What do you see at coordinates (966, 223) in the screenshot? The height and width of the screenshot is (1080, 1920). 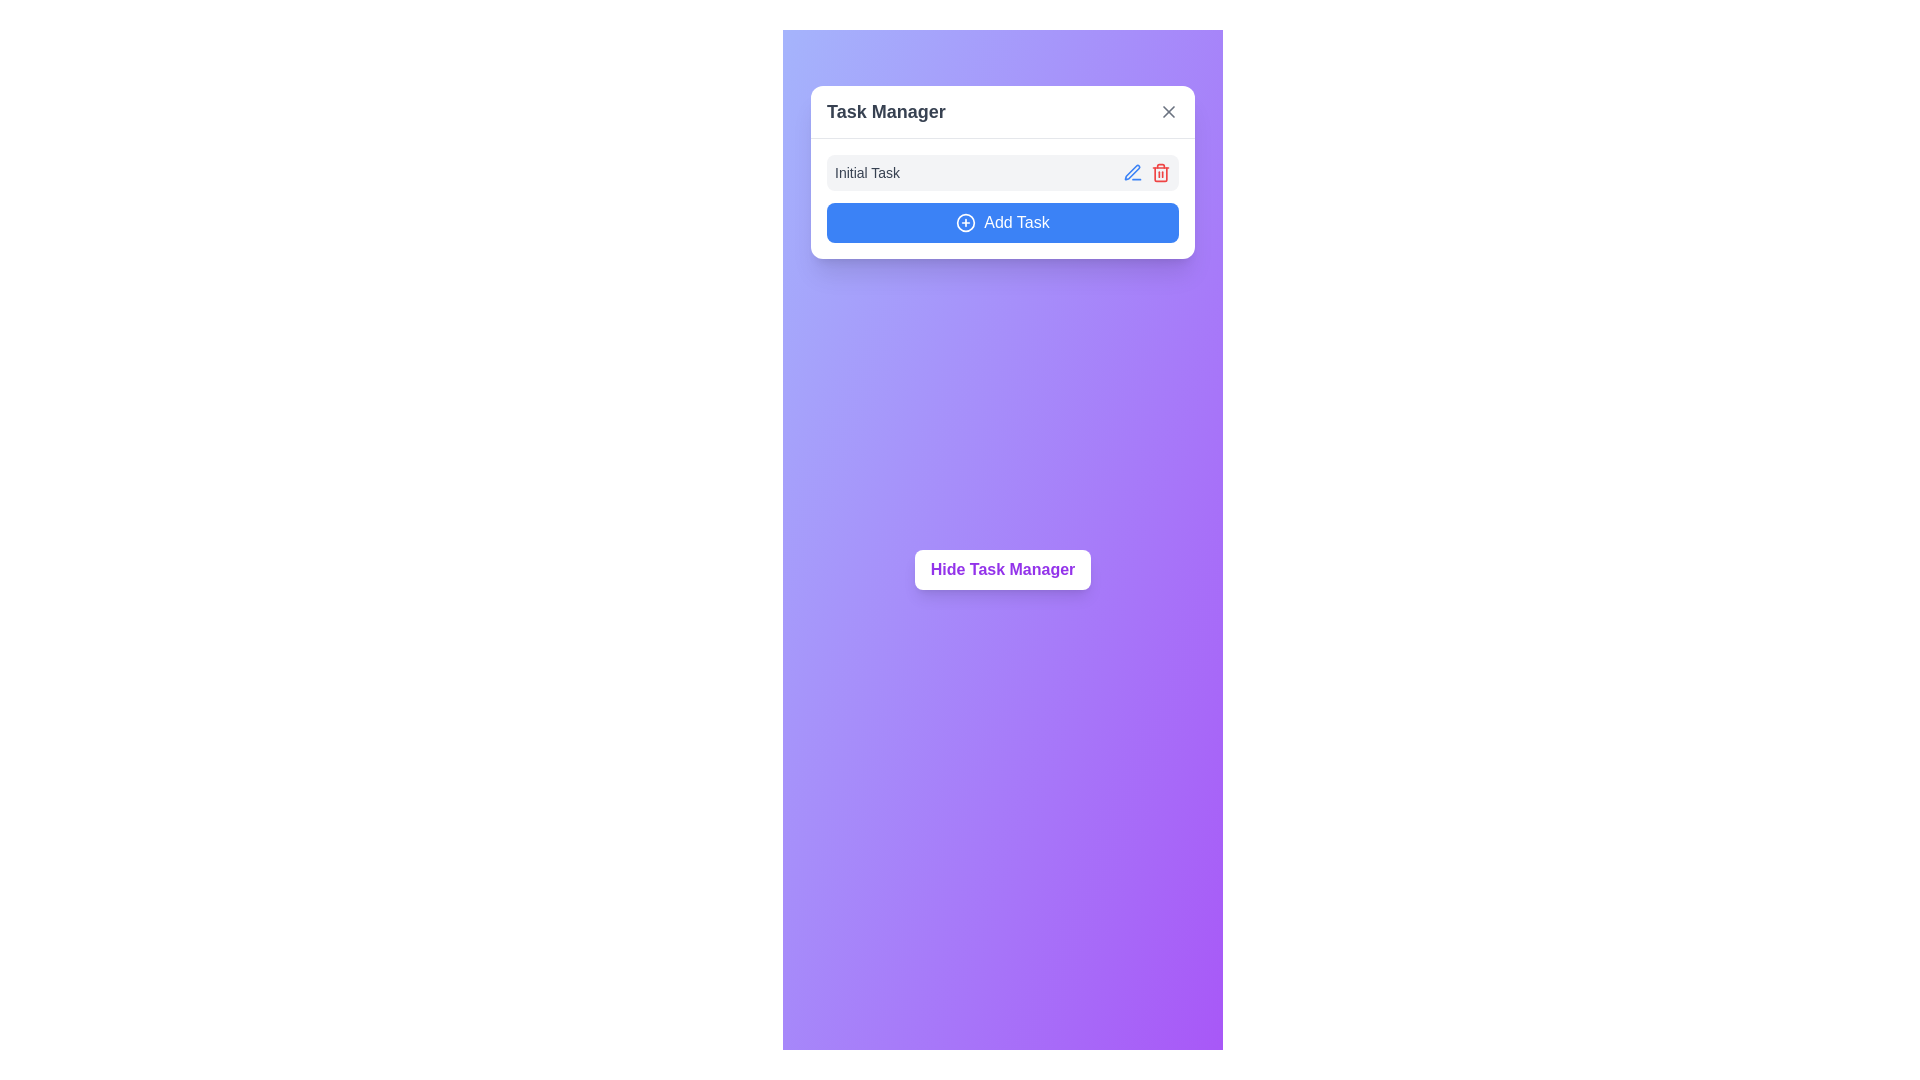 I see `the decorative SVG Circle element within the 'Add Task' button located below the task input field in the Task Manager interface` at bounding box center [966, 223].